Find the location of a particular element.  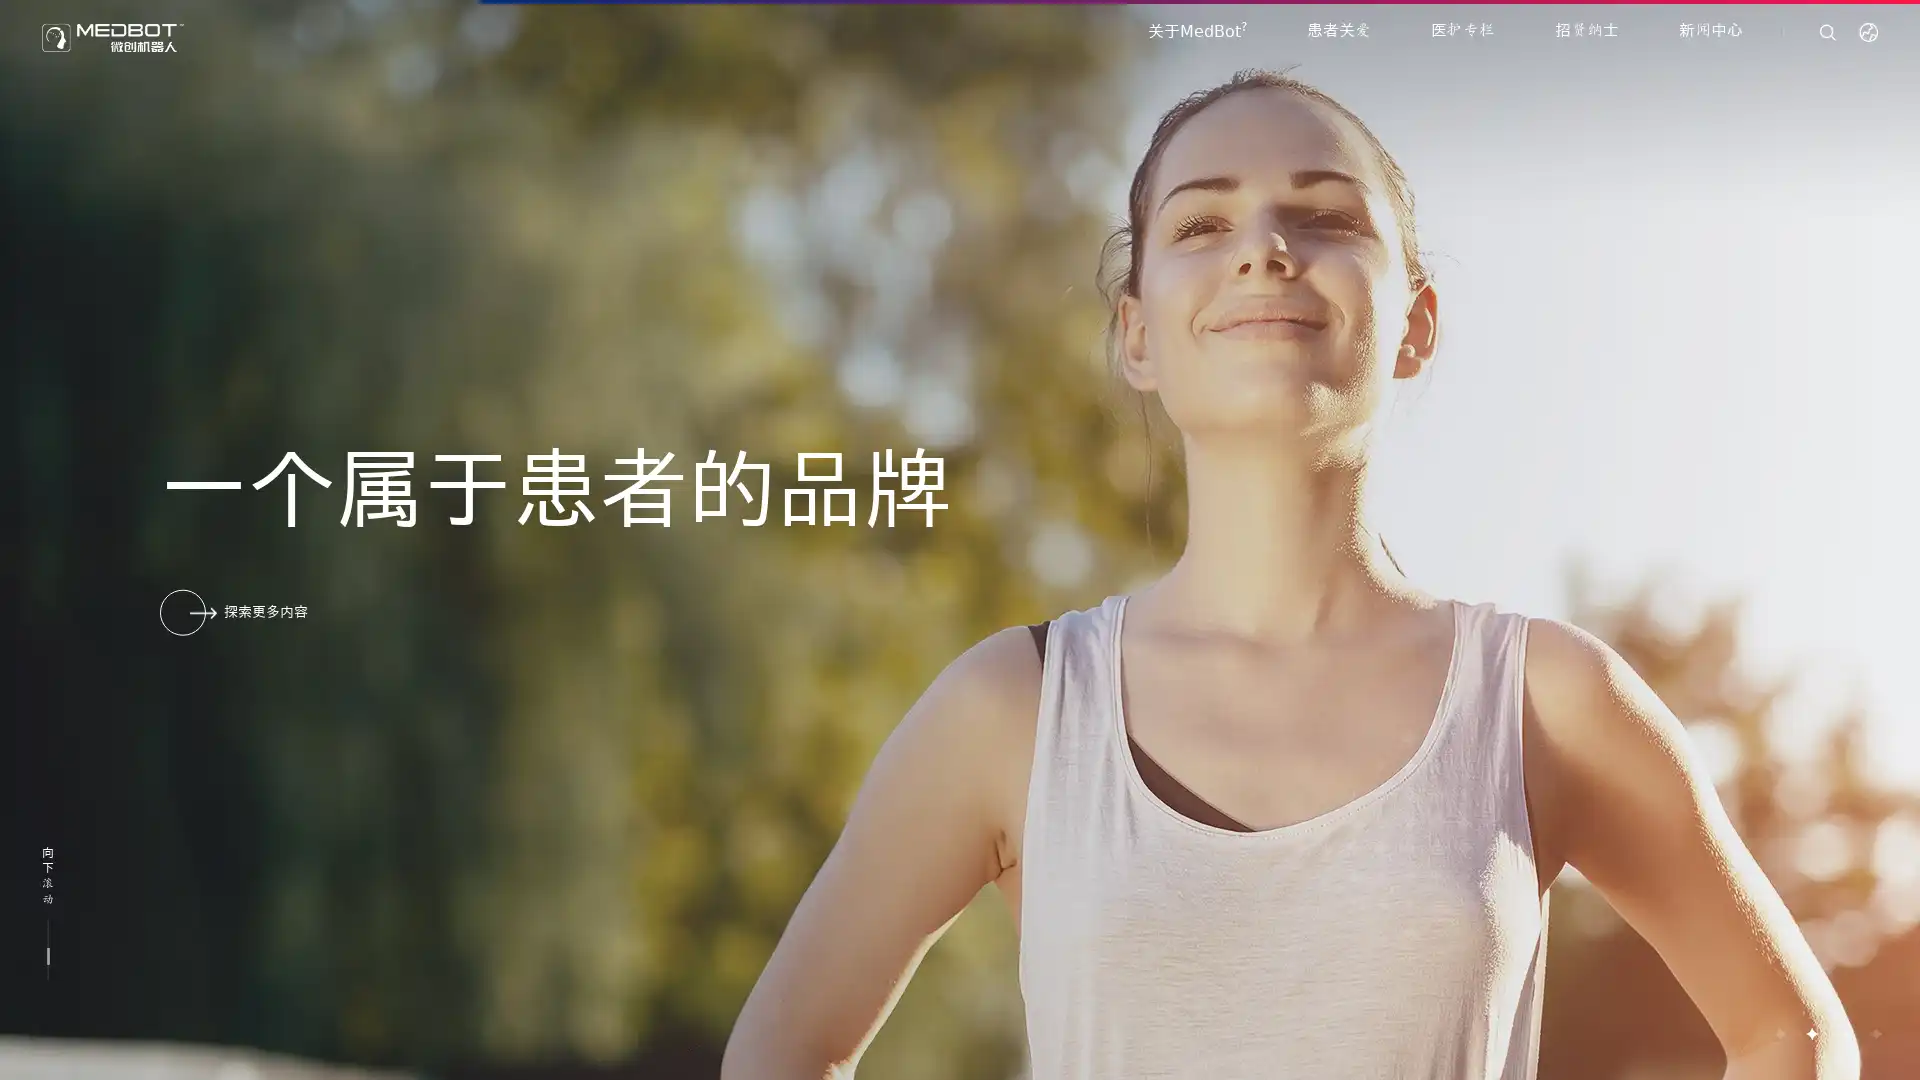

Go to slide 2 is located at coordinates (1810, 1033).